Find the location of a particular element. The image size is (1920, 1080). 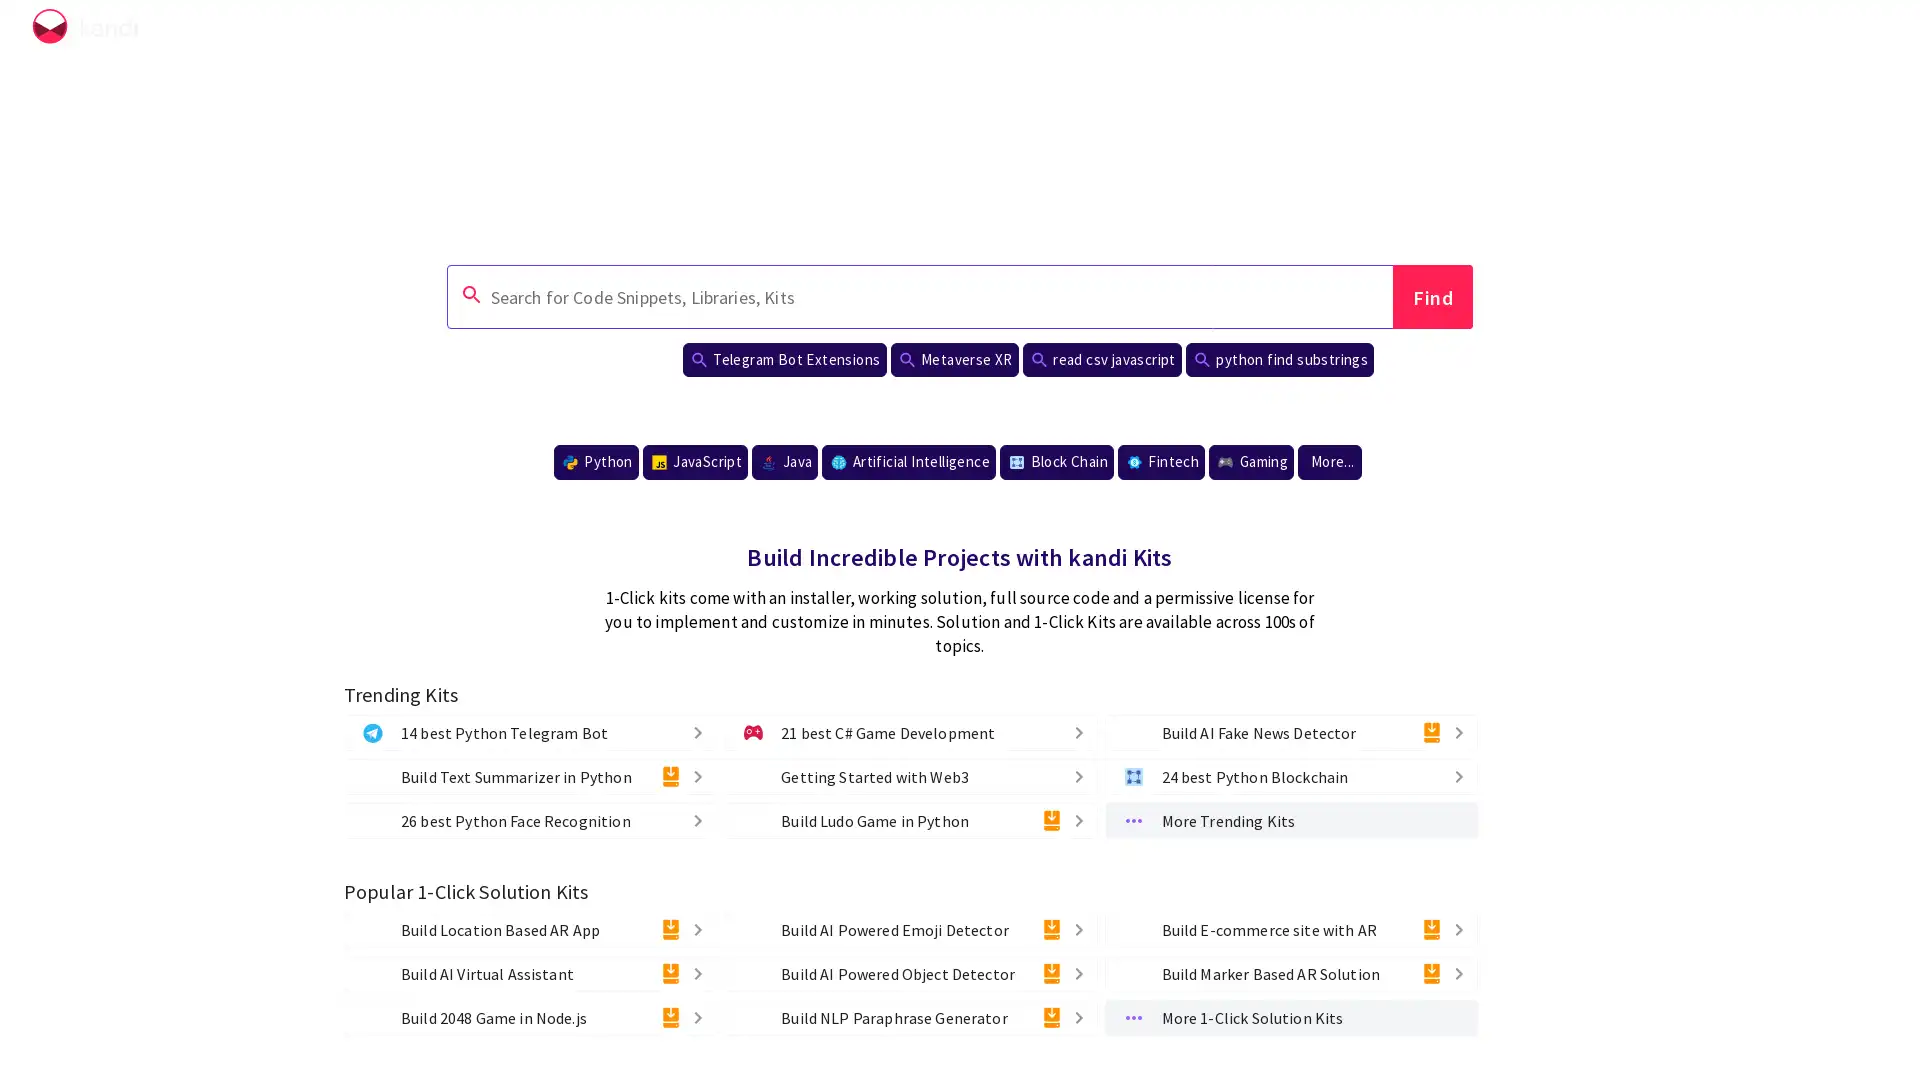

delete is located at coordinates (682, 820).